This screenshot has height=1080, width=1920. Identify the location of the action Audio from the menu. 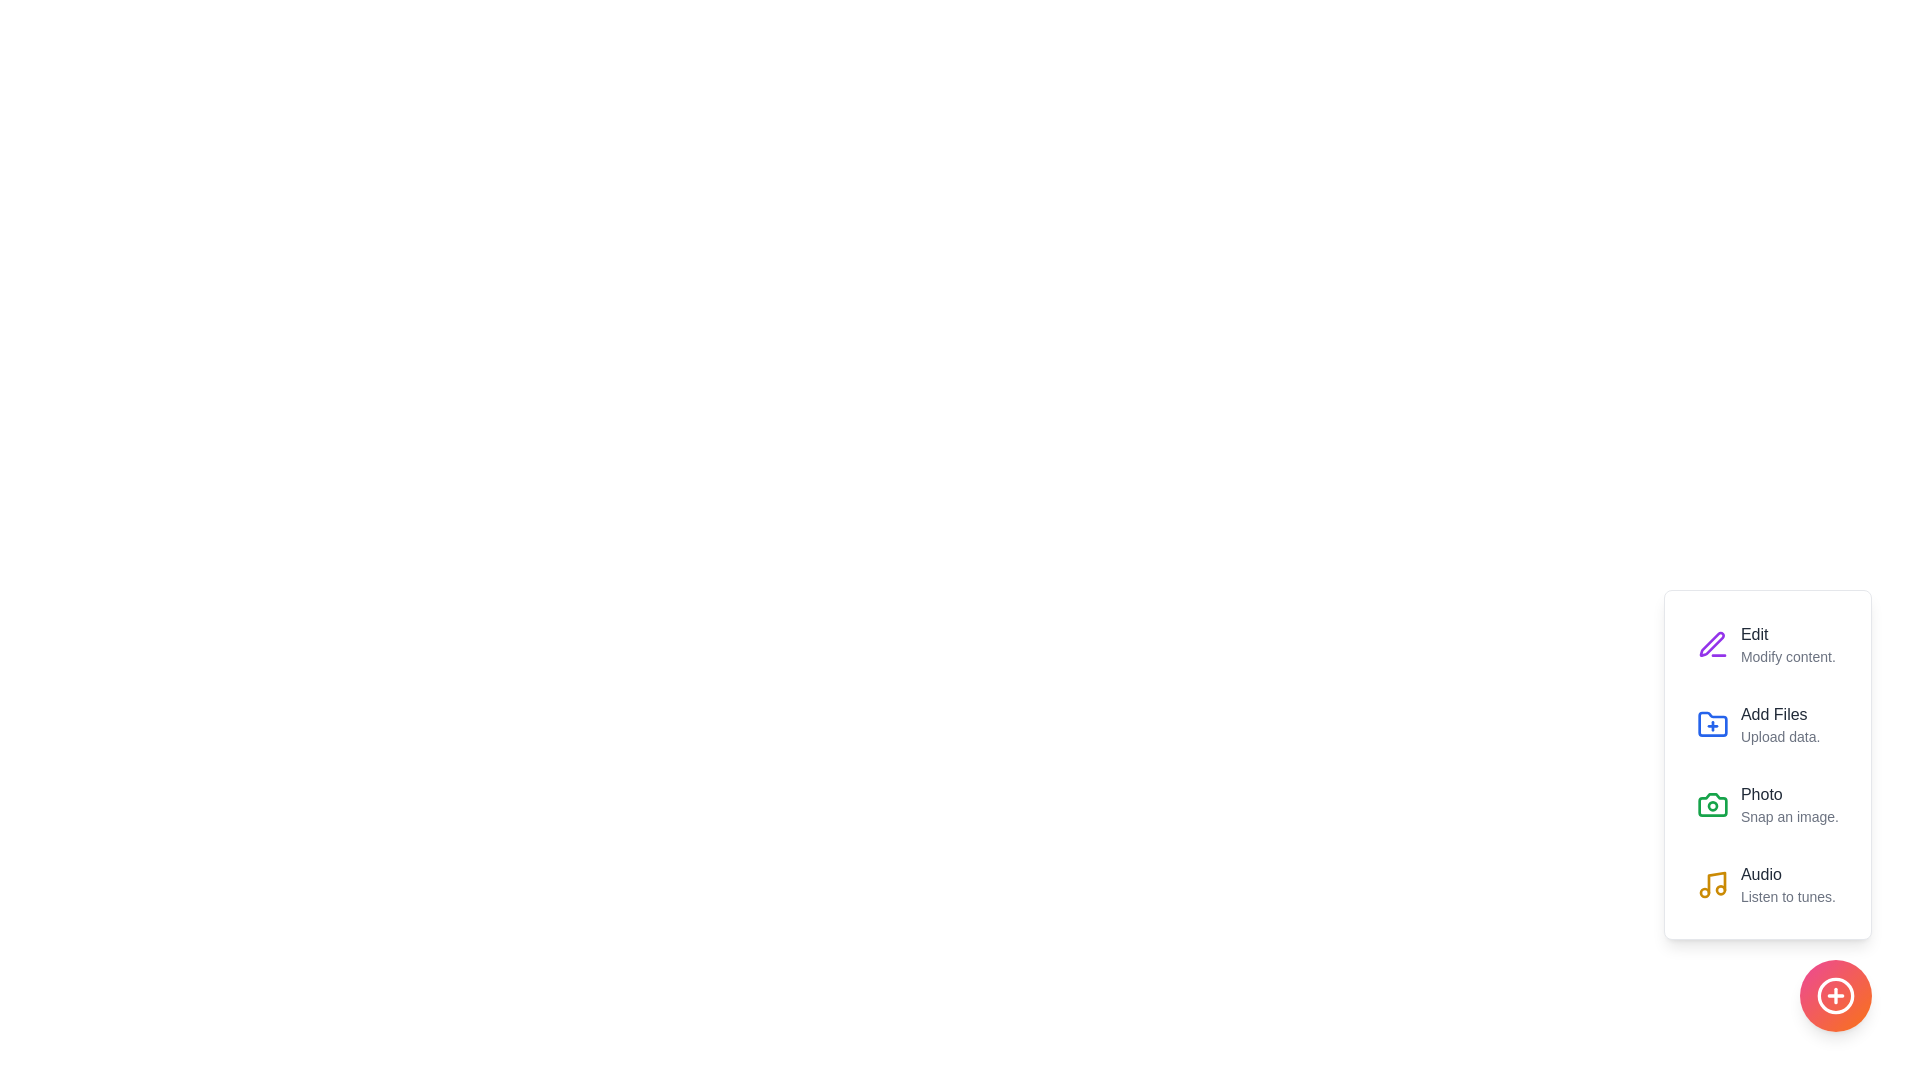
(1711, 883).